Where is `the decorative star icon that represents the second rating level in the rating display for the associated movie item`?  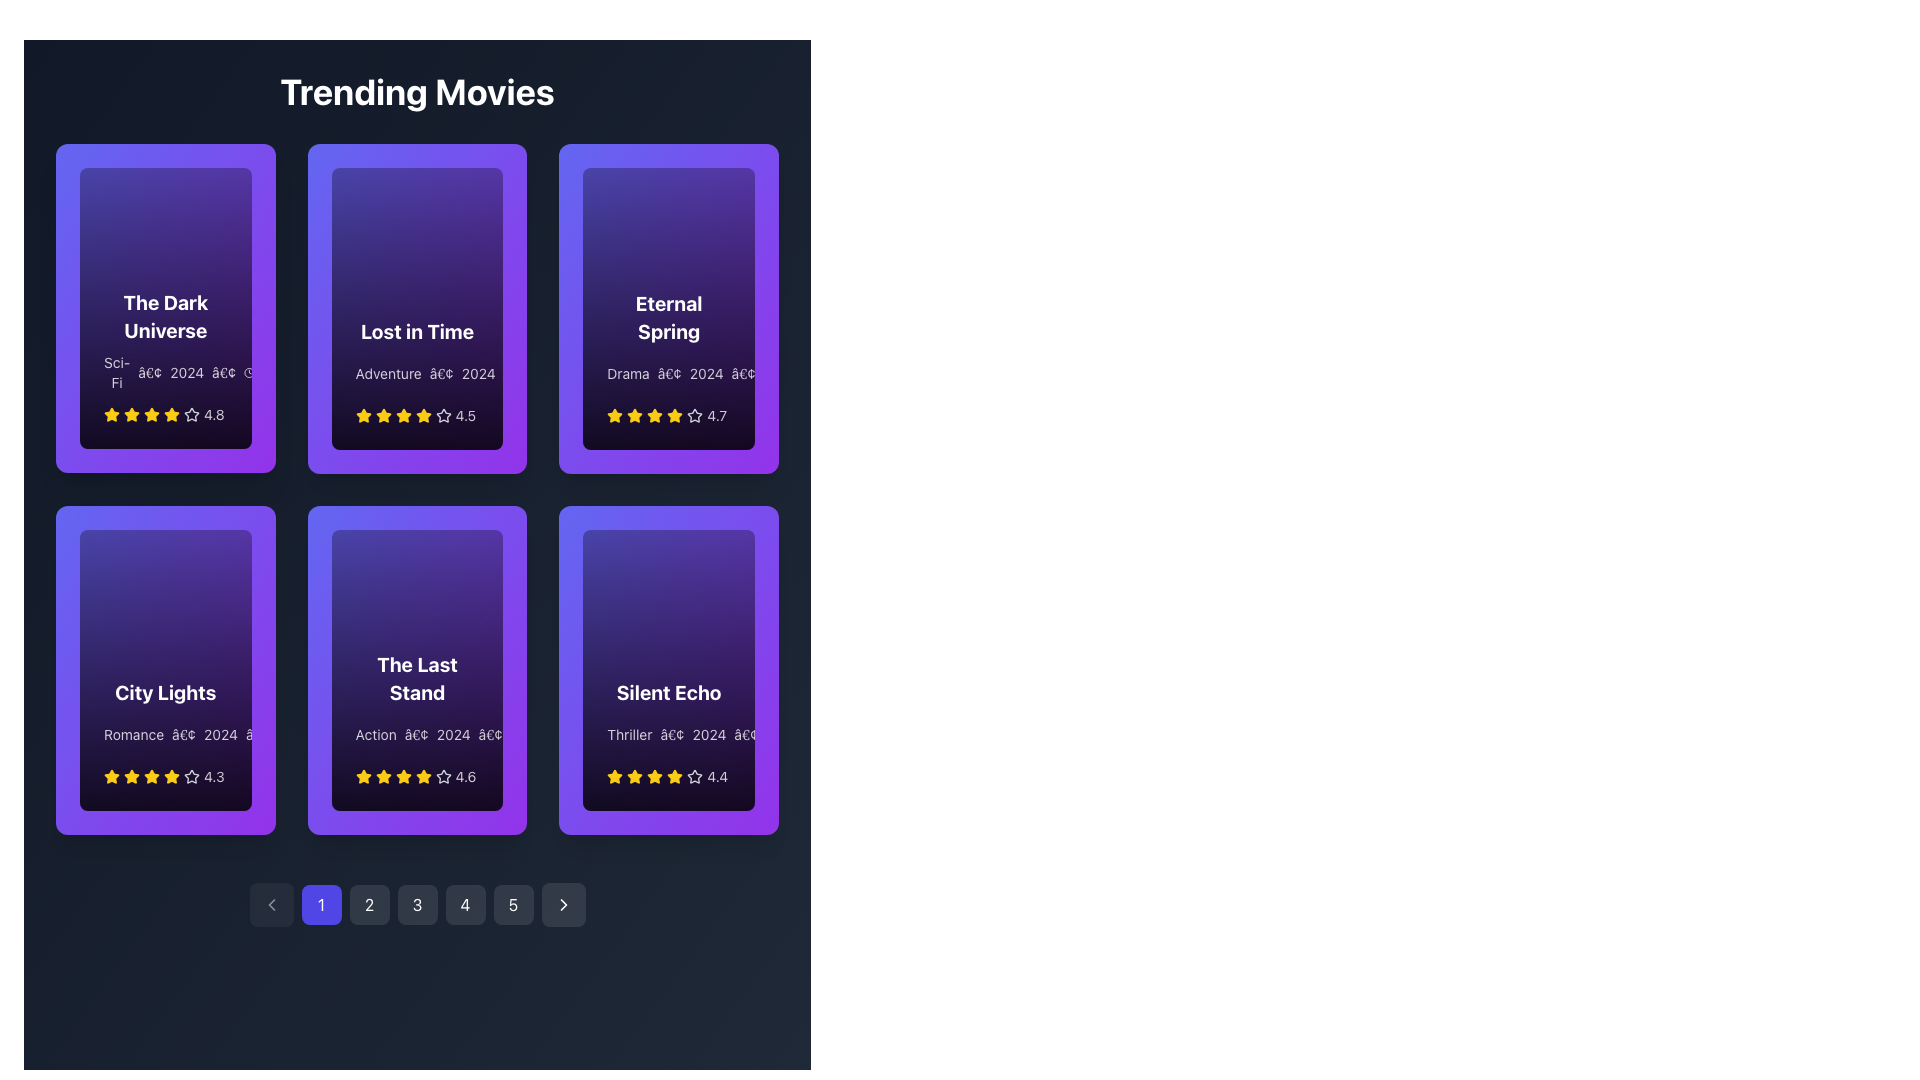
the decorative star icon that represents the second rating level in the rating display for the associated movie item is located at coordinates (383, 414).